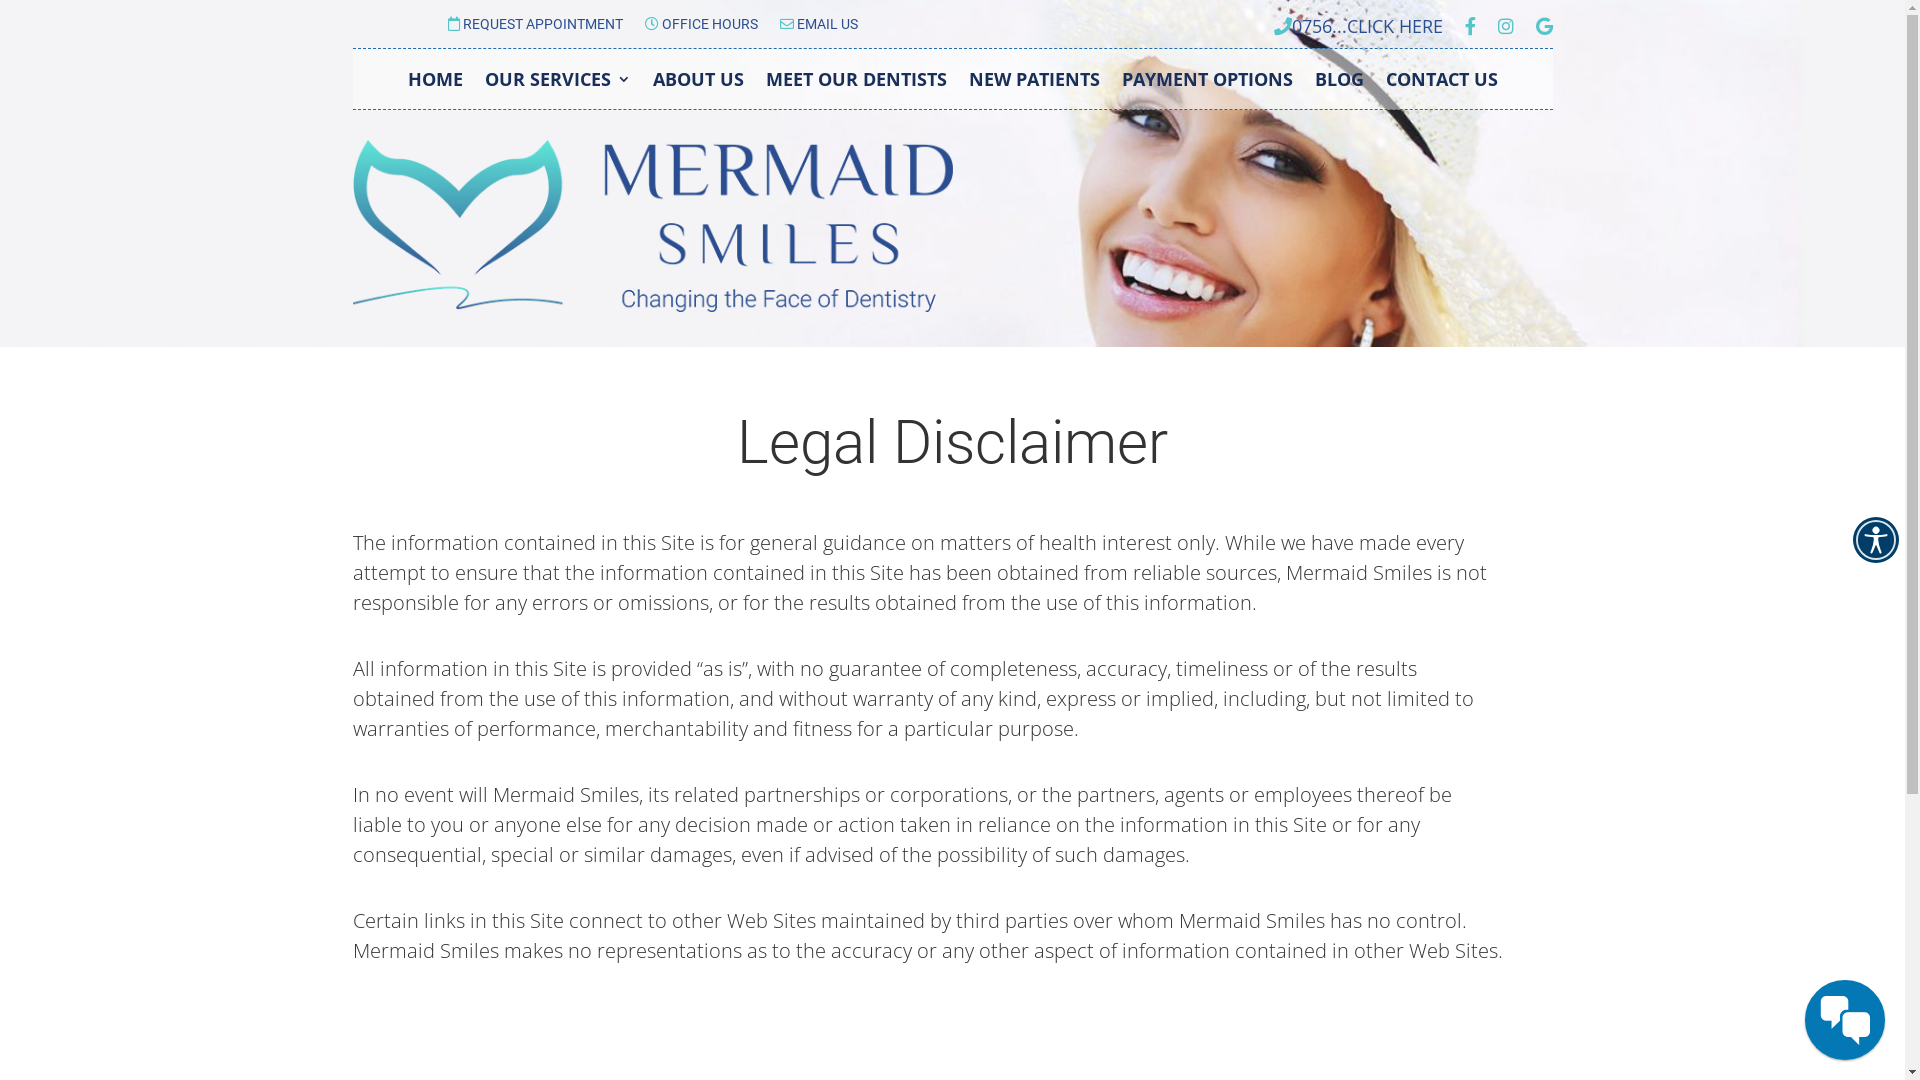 The width and height of the screenshot is (1920, 1080). I want to click on 'EMAIL US', so click(819, 27).